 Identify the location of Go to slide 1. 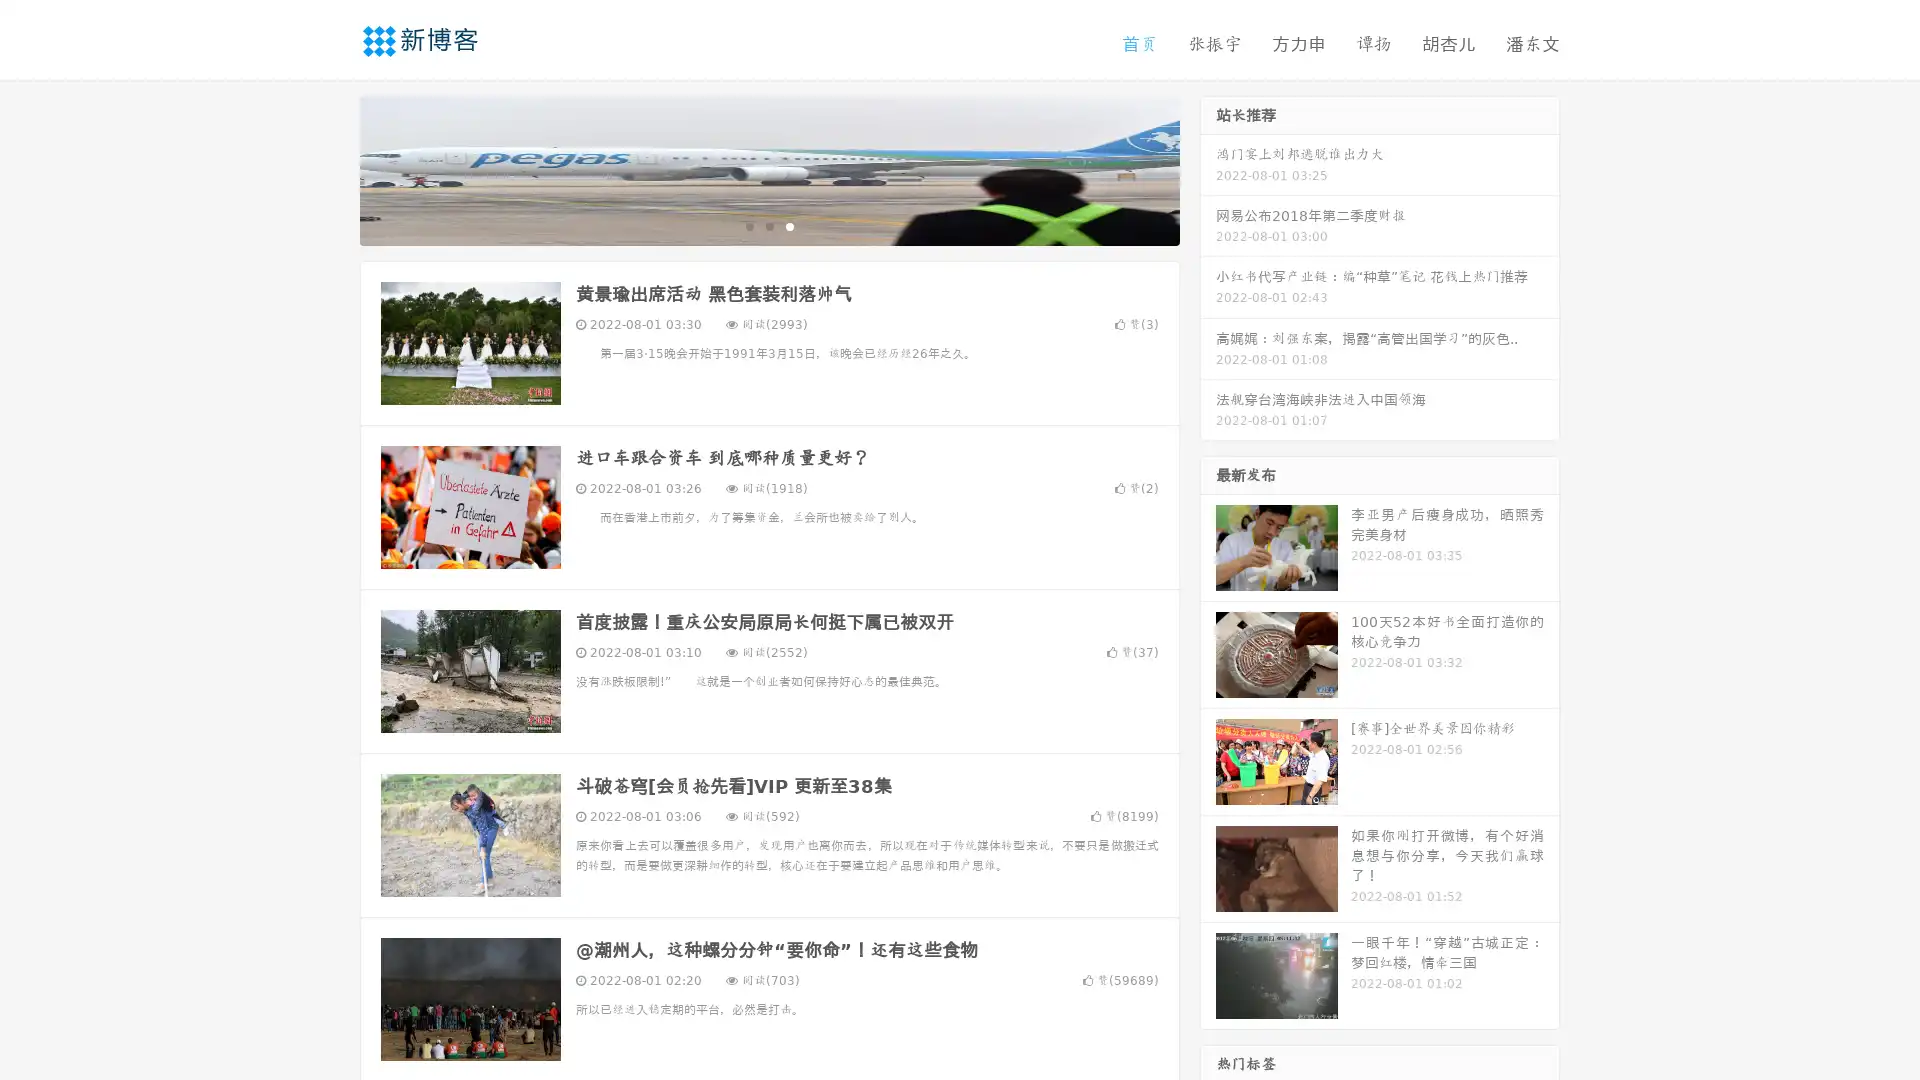
(748, 225).